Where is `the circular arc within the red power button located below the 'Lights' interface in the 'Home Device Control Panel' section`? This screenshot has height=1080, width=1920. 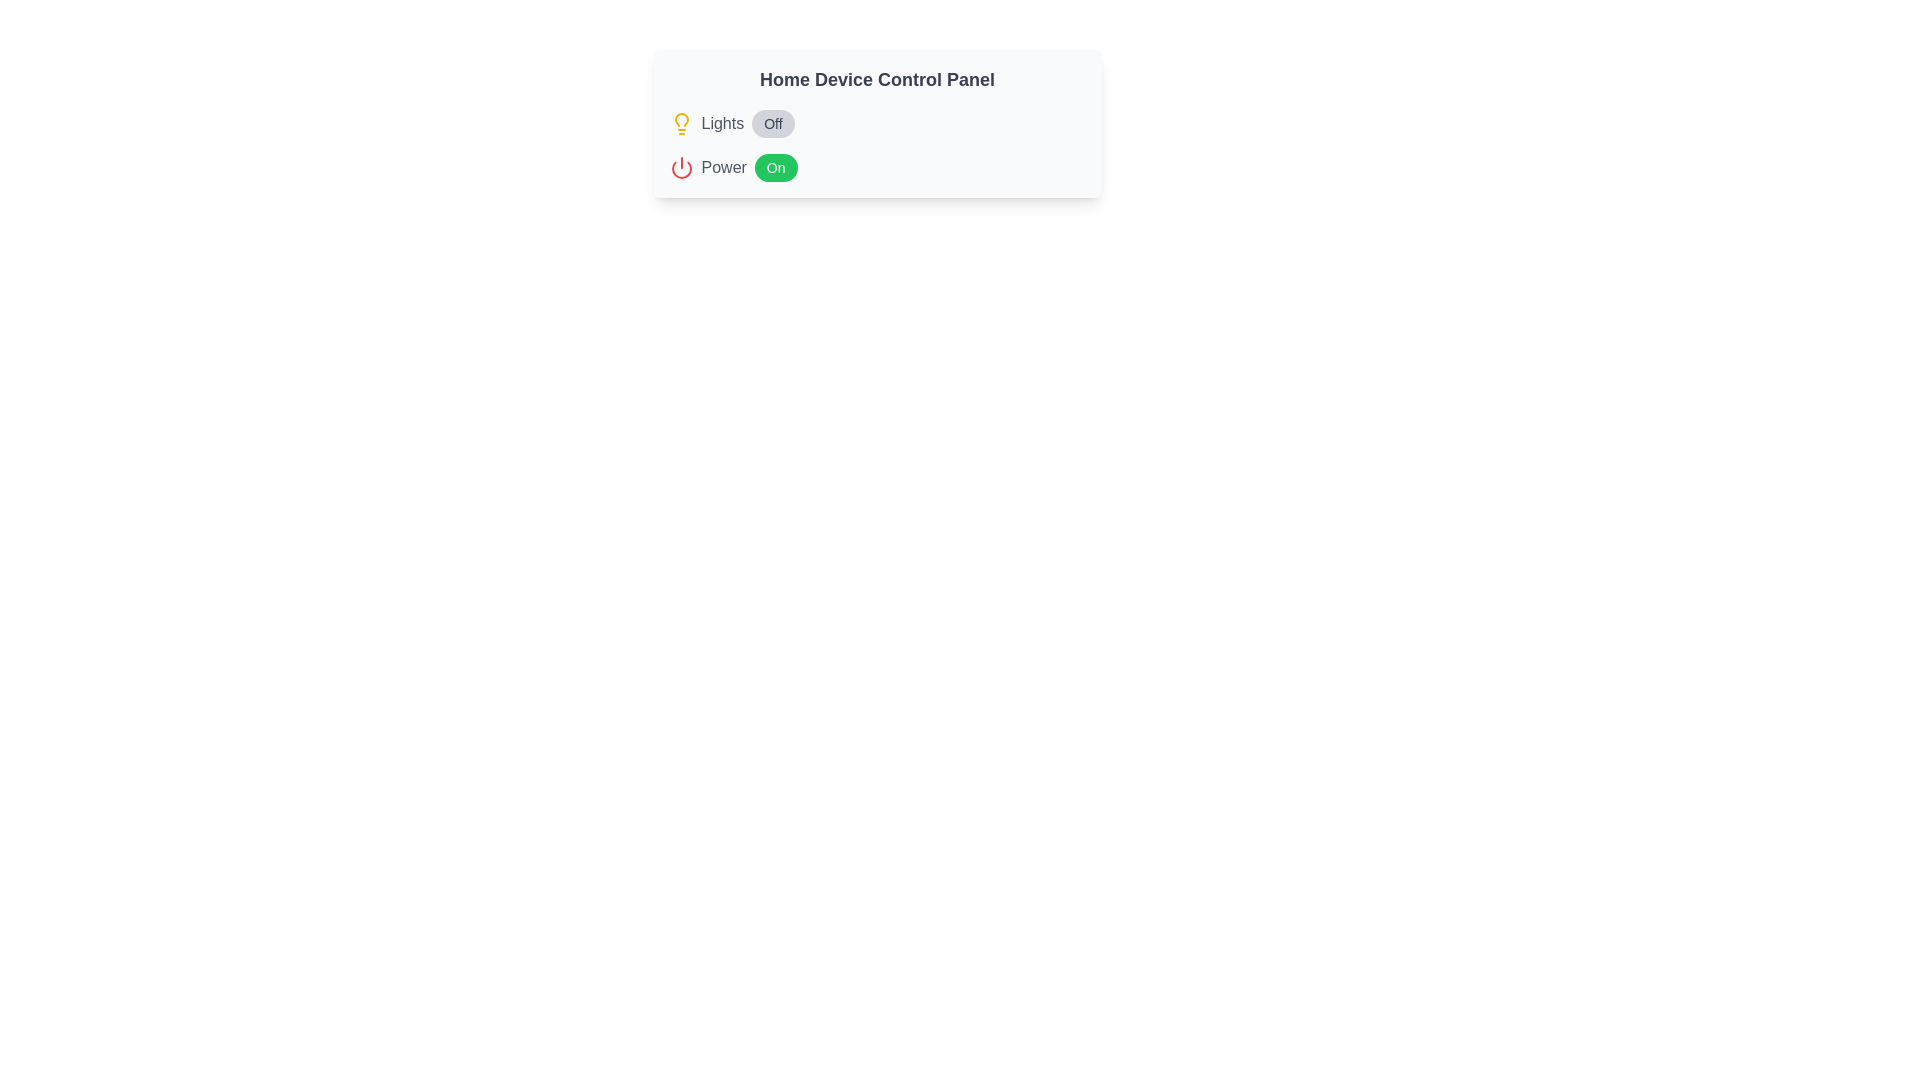 the circular arc within the red power button located below the 'Lights' interface in the 'Home Device Control Panel' section is located at coordinates (681, 169).